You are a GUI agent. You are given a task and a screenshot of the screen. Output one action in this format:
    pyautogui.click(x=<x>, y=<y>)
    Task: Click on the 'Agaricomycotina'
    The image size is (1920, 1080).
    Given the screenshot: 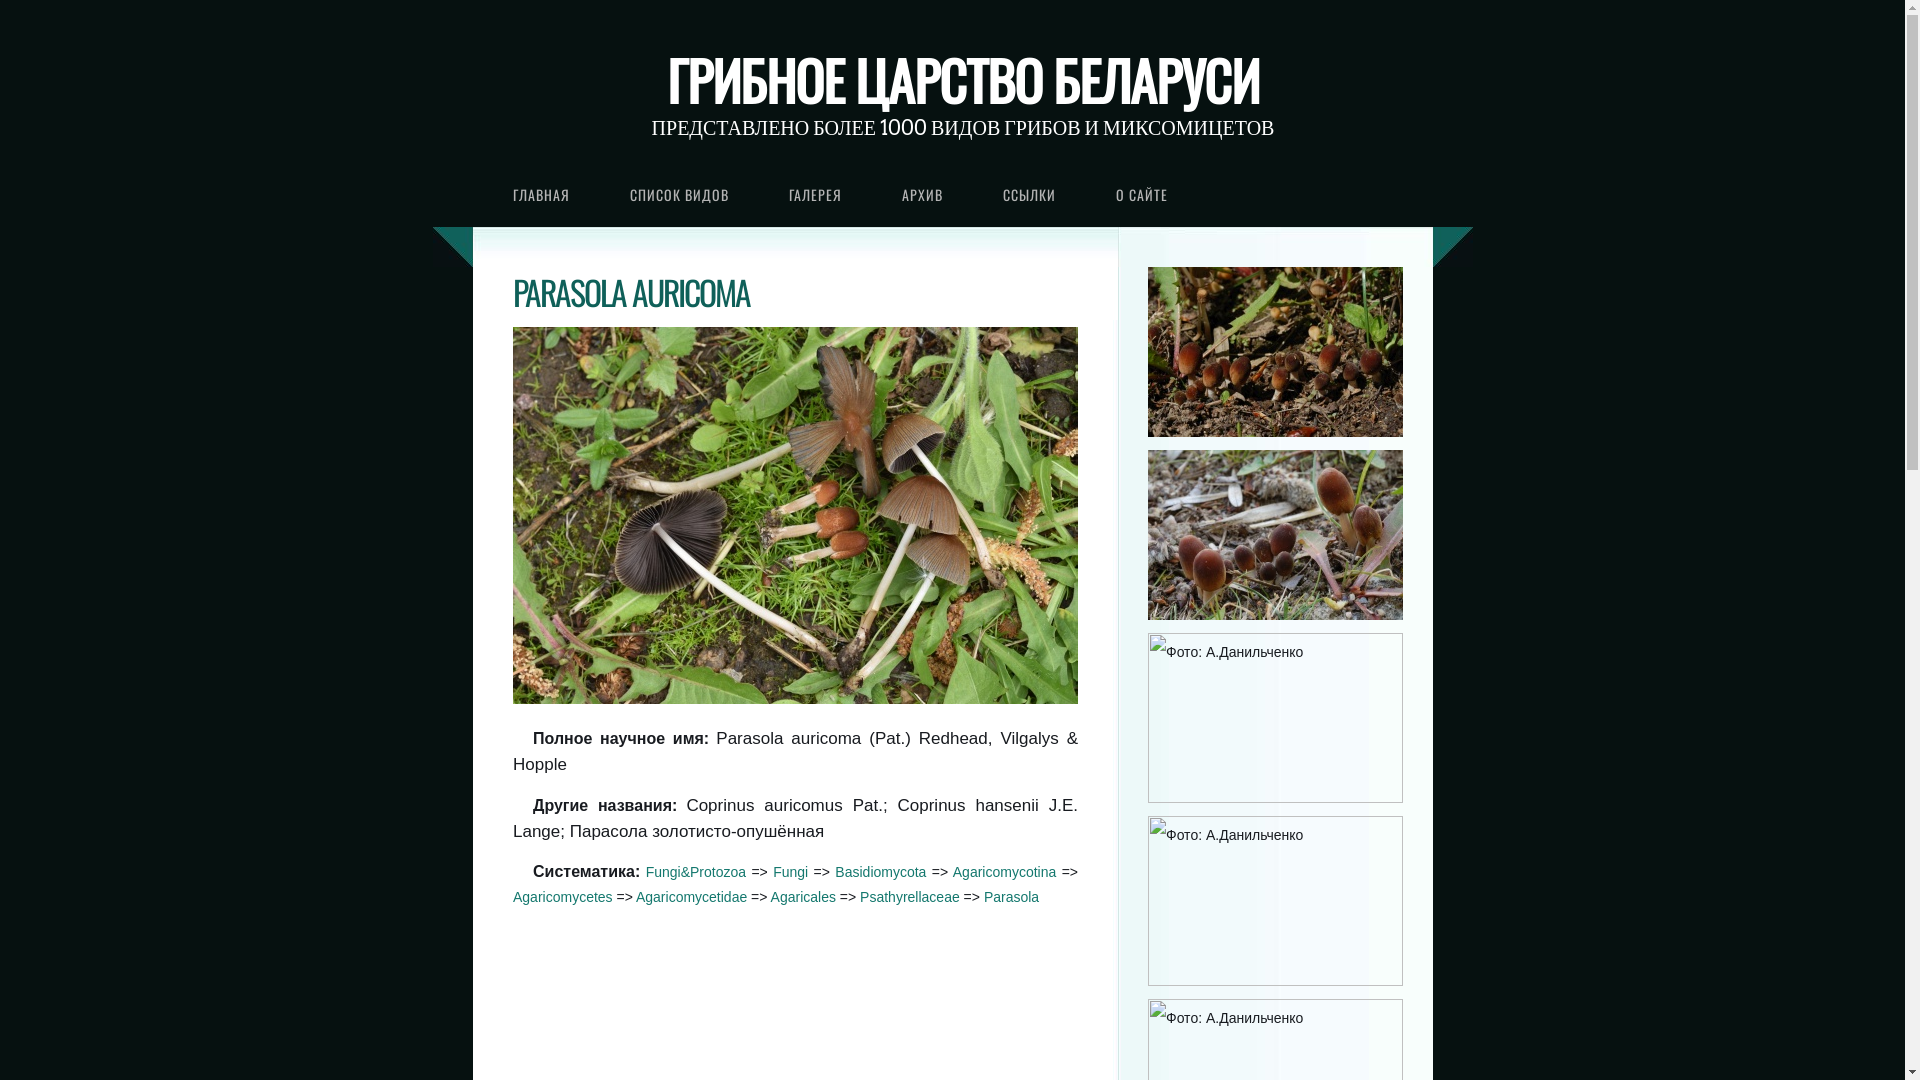 What is the action you would take?
    pyautogui.click(x=1004, y=870)
    